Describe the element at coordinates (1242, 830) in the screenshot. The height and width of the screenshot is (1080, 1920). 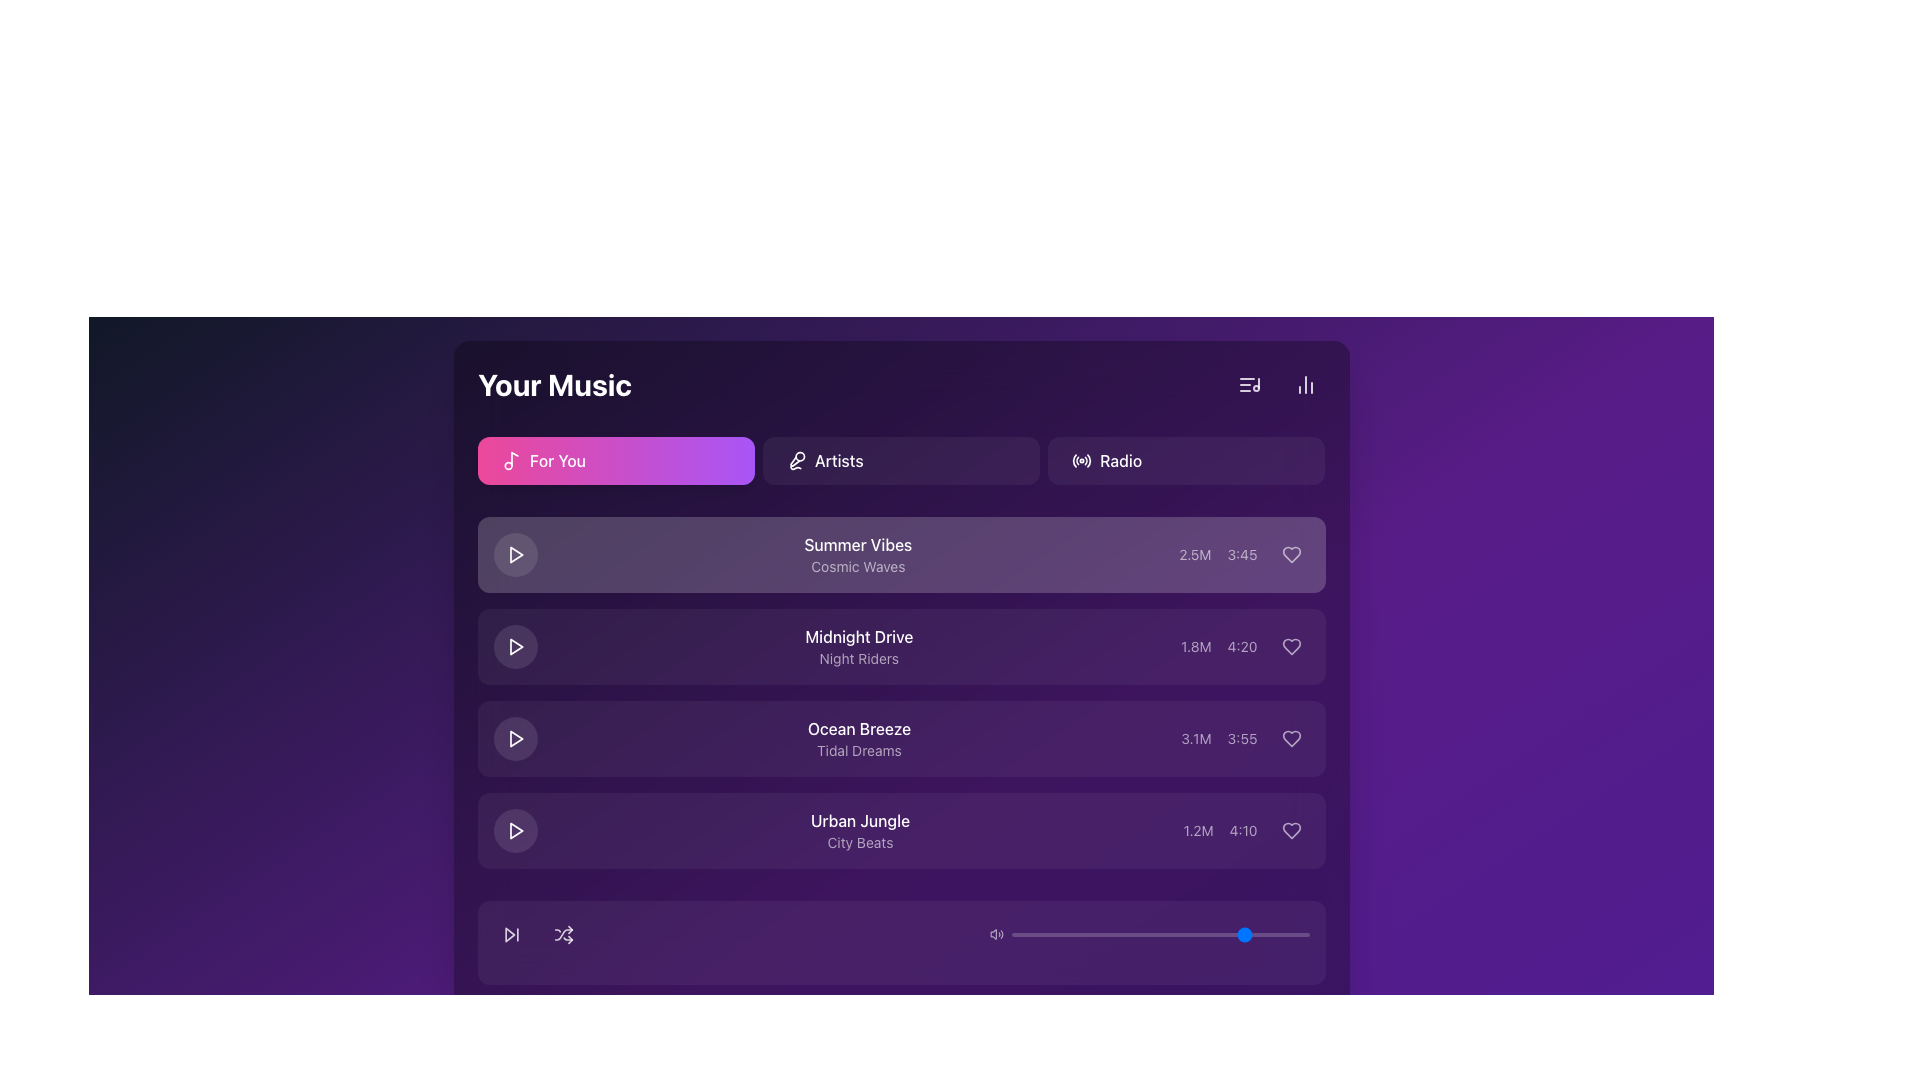
I see `the text label displaying '4:10', which is positioned between '1.2M' on the left and a heart icon on the right, formatted in a small font with light color on a dark background` at that location.